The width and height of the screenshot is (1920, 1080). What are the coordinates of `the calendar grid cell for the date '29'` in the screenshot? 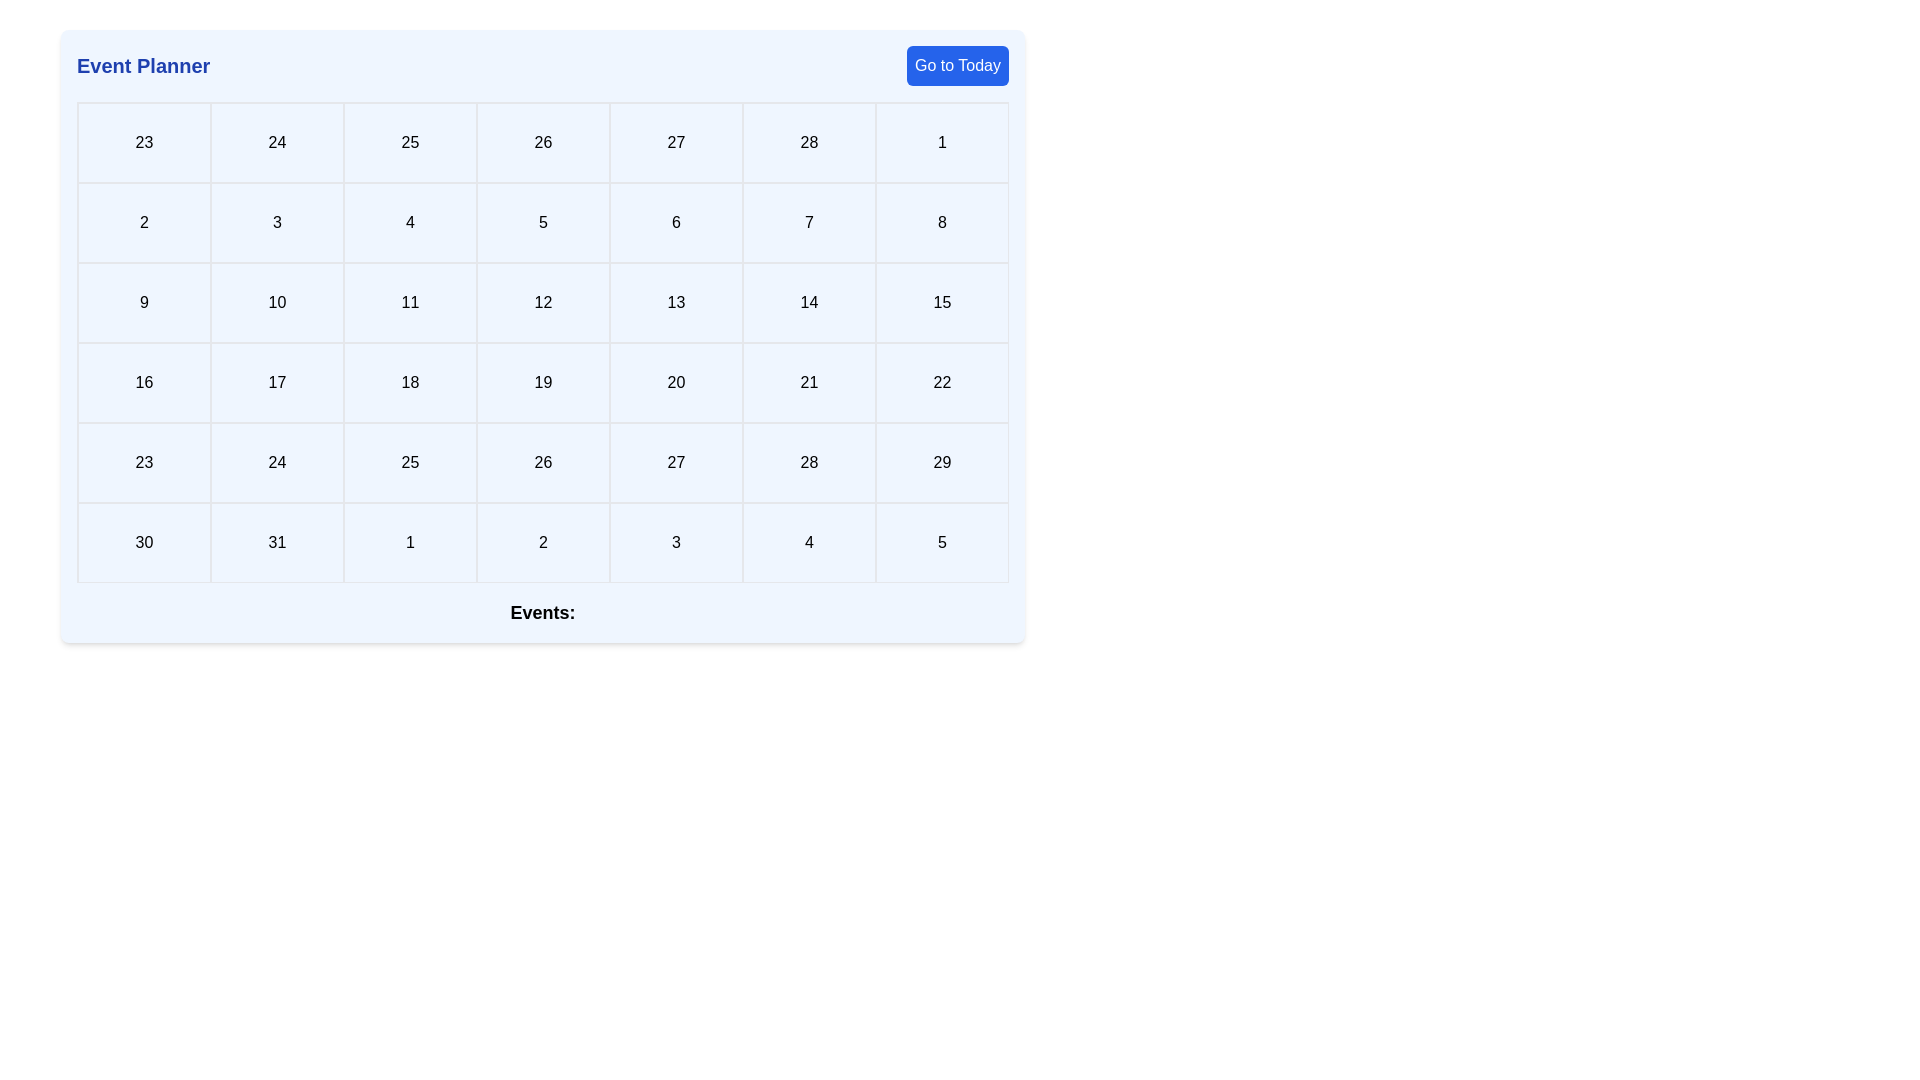 It's located at (941, 462).